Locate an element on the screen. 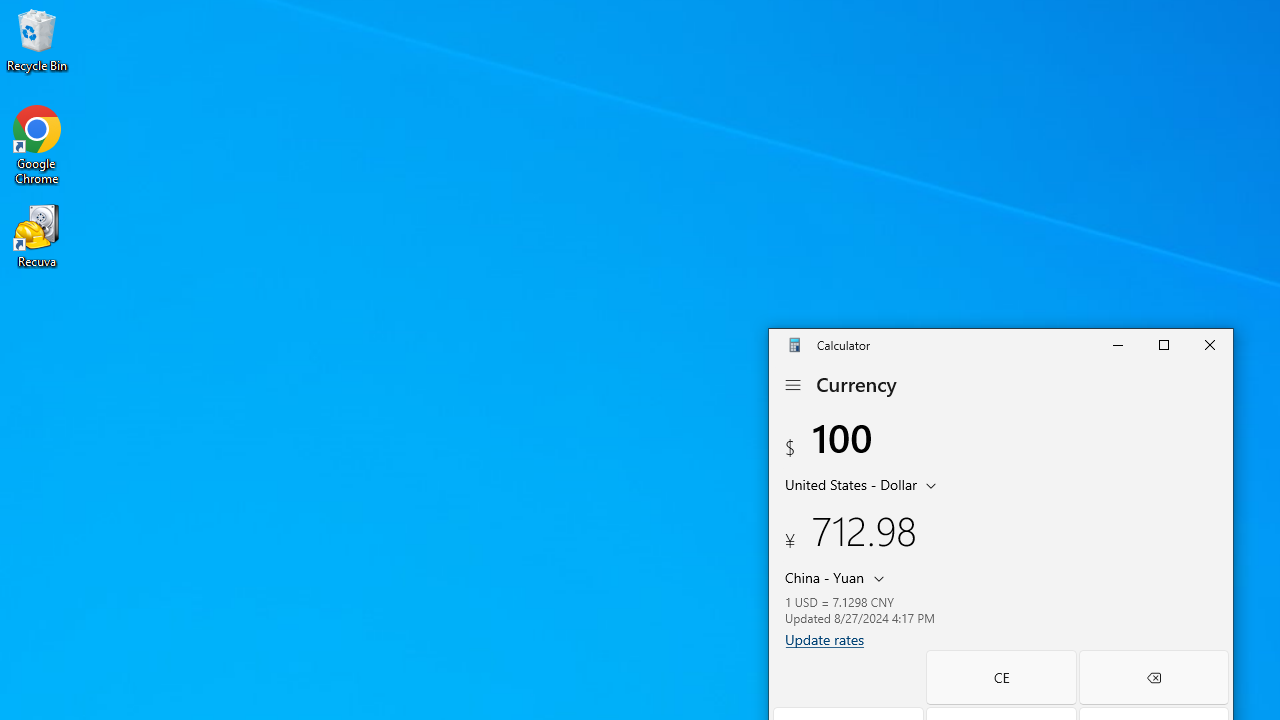  'China Yuan' is located at coordinates (823, 577).